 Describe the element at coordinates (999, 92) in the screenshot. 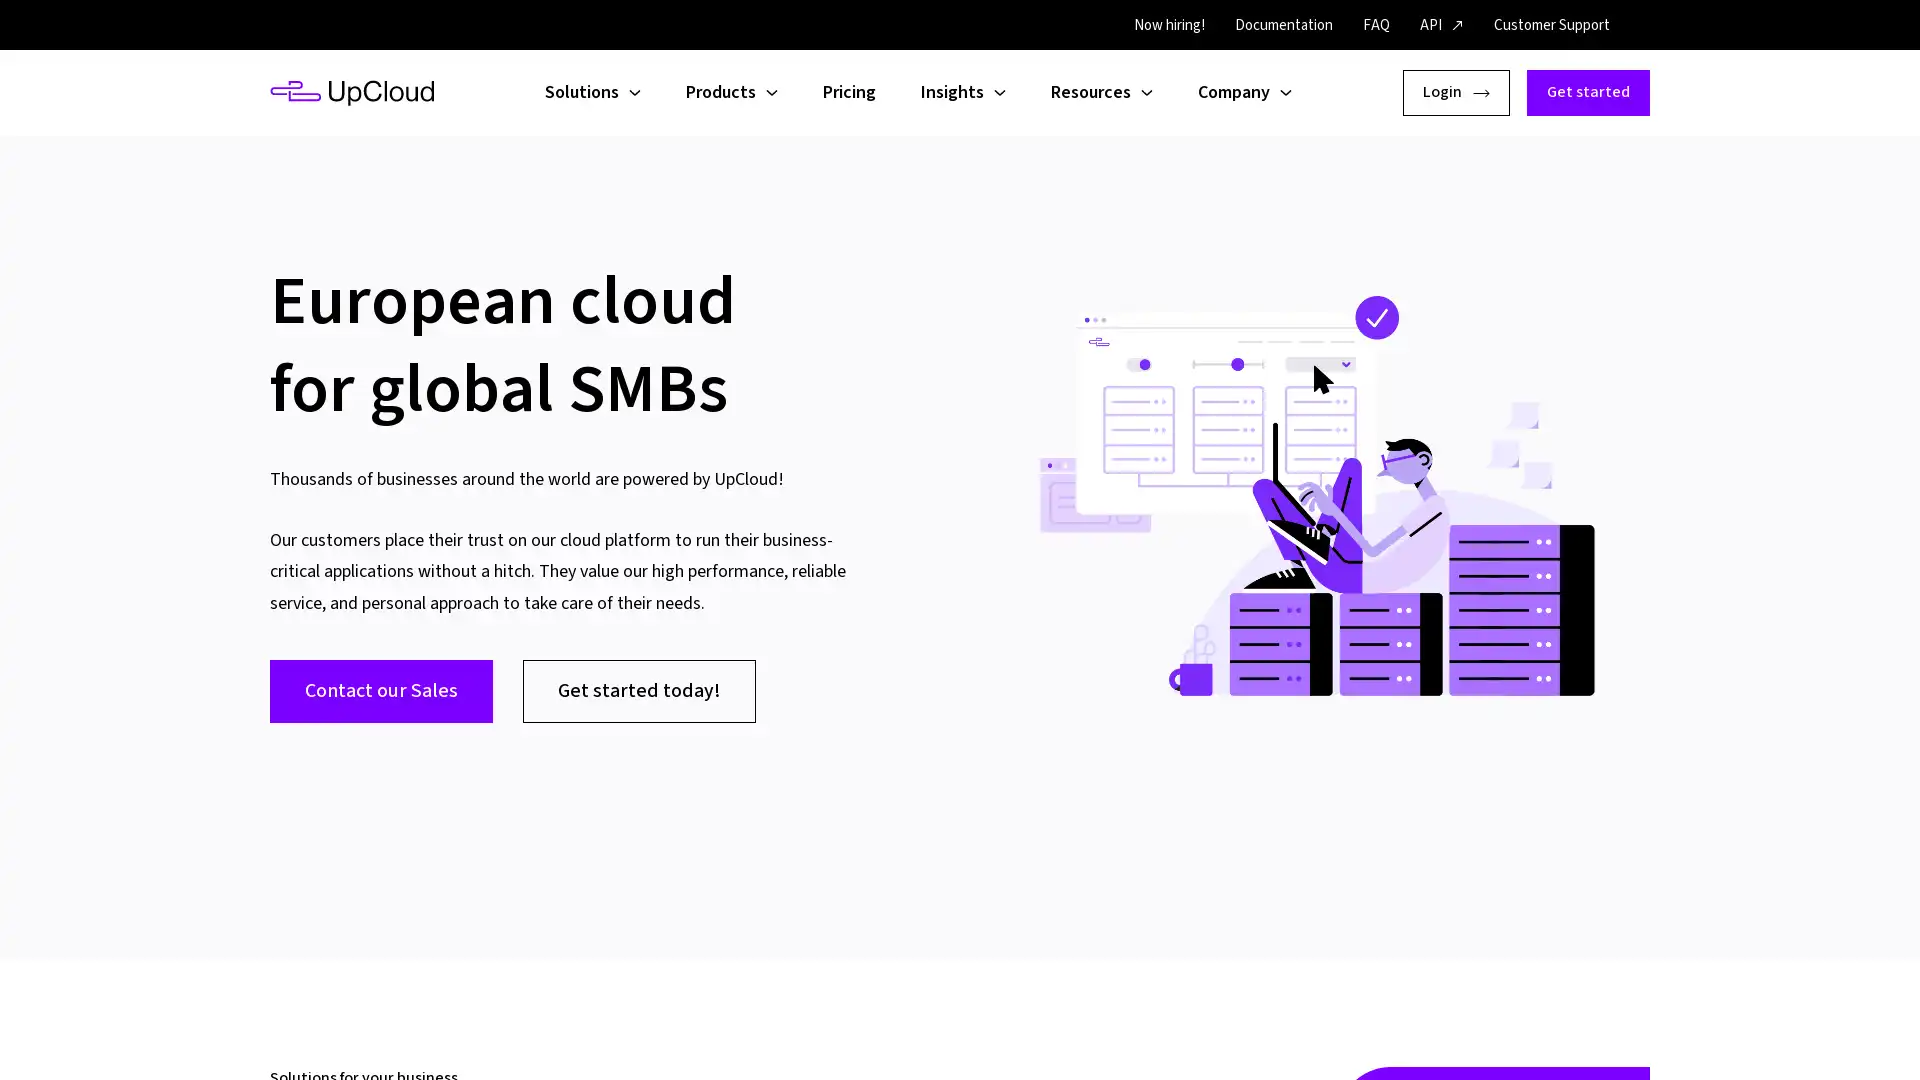

I see `Open child menu for Insights` at that location.